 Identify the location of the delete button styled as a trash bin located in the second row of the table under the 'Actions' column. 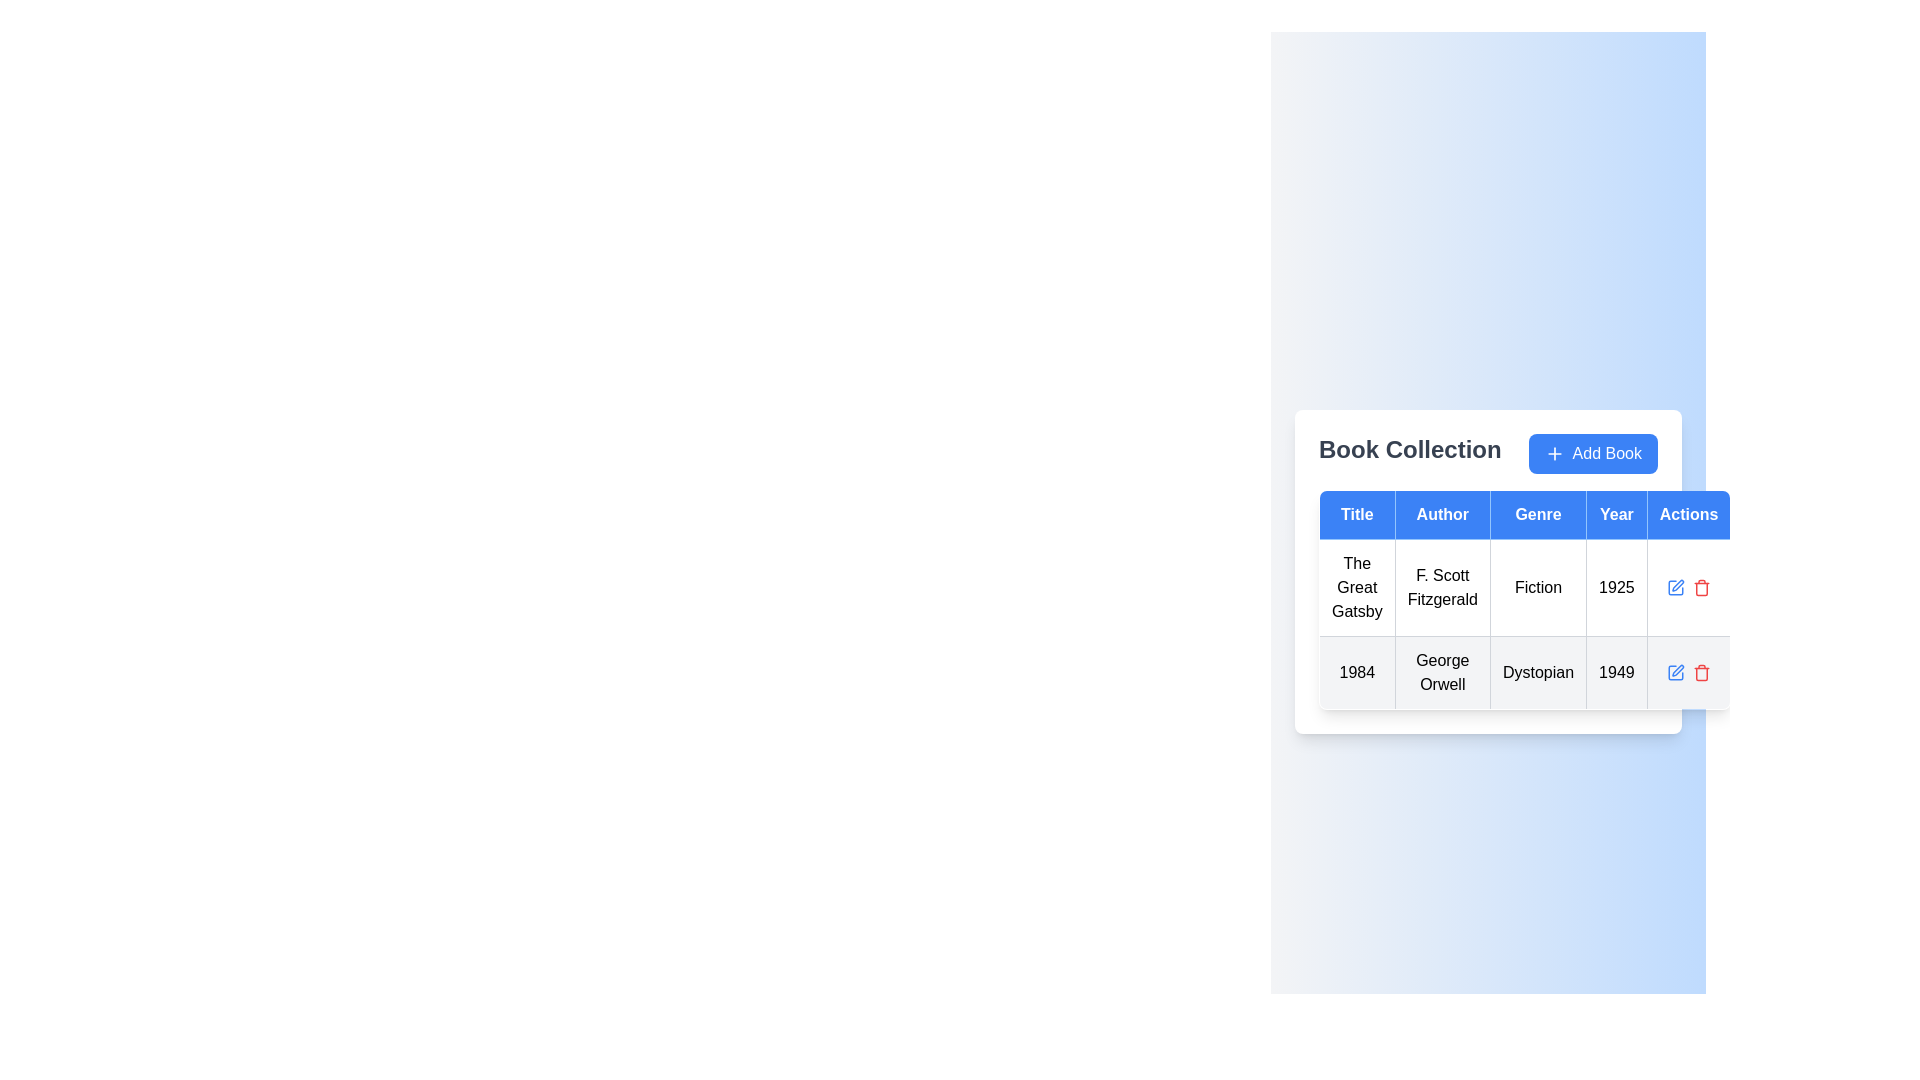
(1701, 586).